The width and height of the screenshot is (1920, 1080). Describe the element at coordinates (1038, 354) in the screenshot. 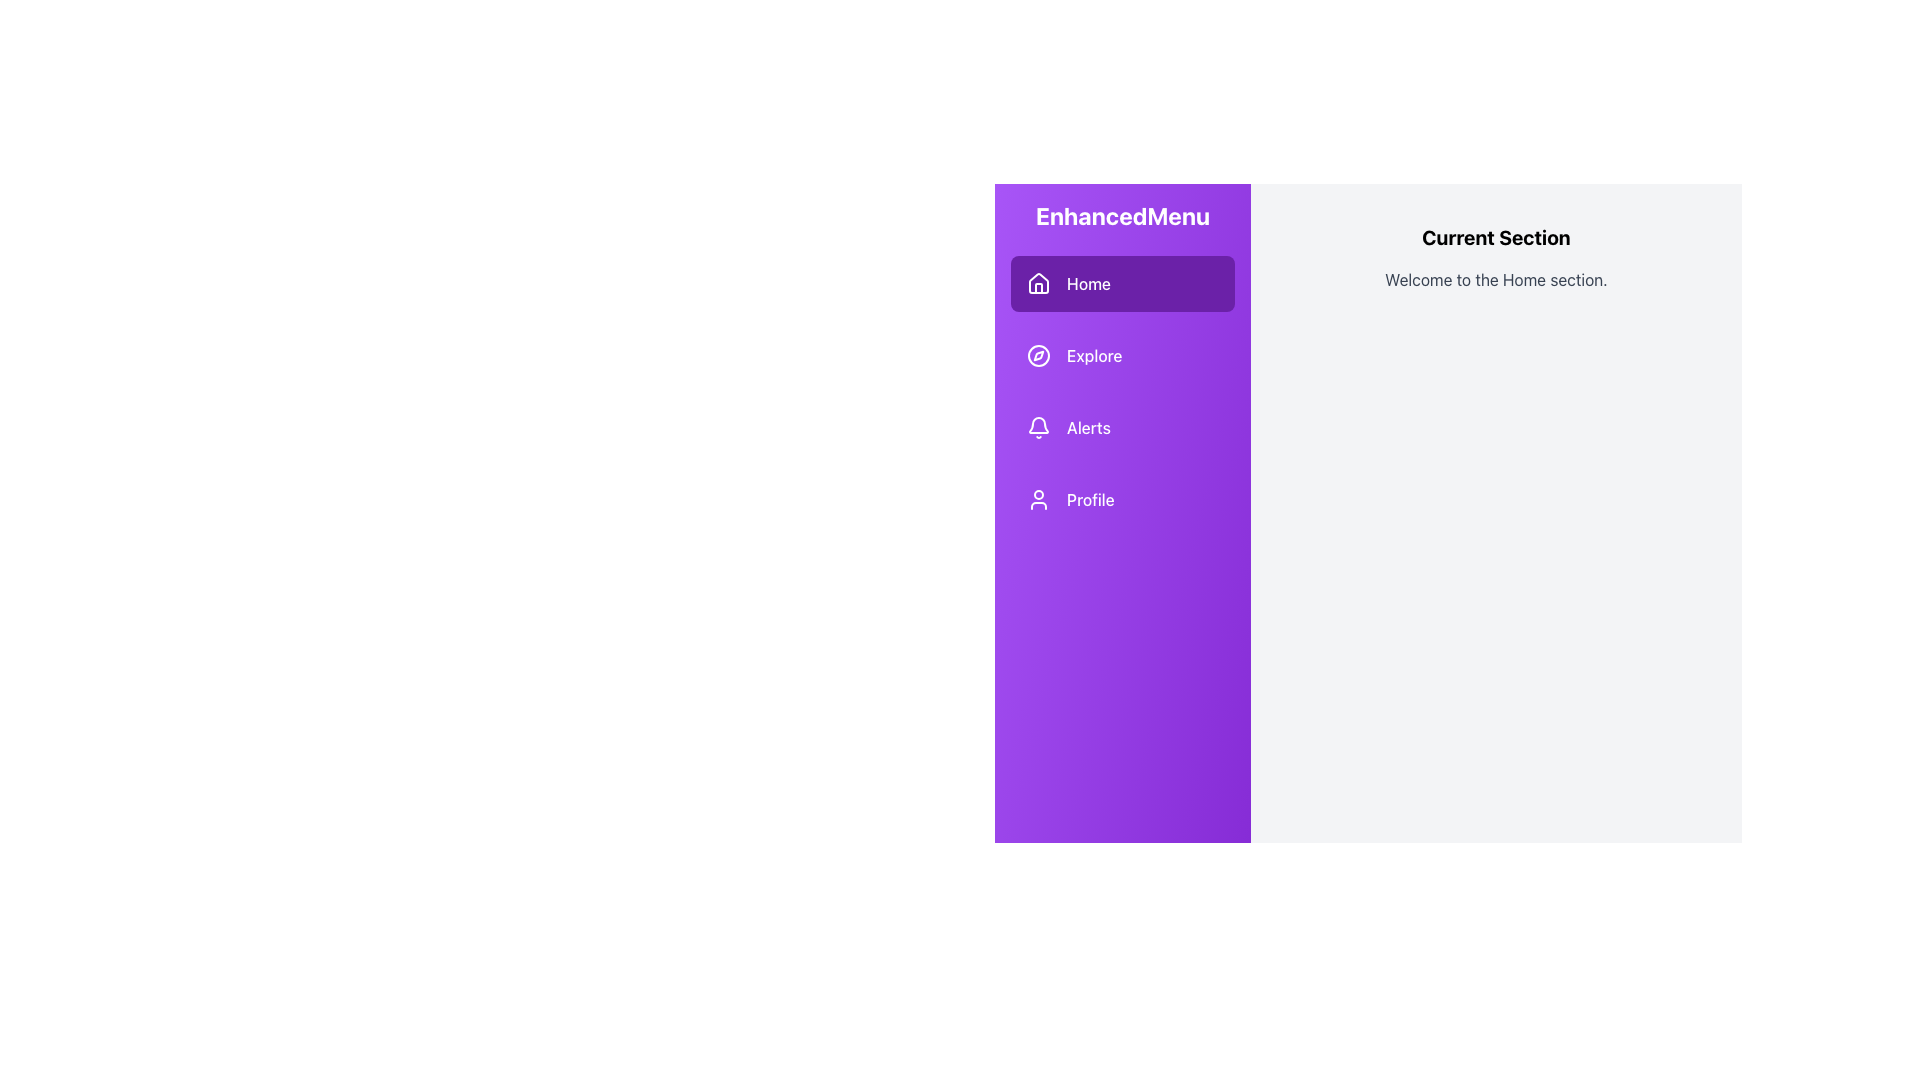

I see `the compass icon located in the side navigation bar, which is styled with a simplistic, currentColor stroke design and positioned adjacent to the 'Explore' label` at that location.